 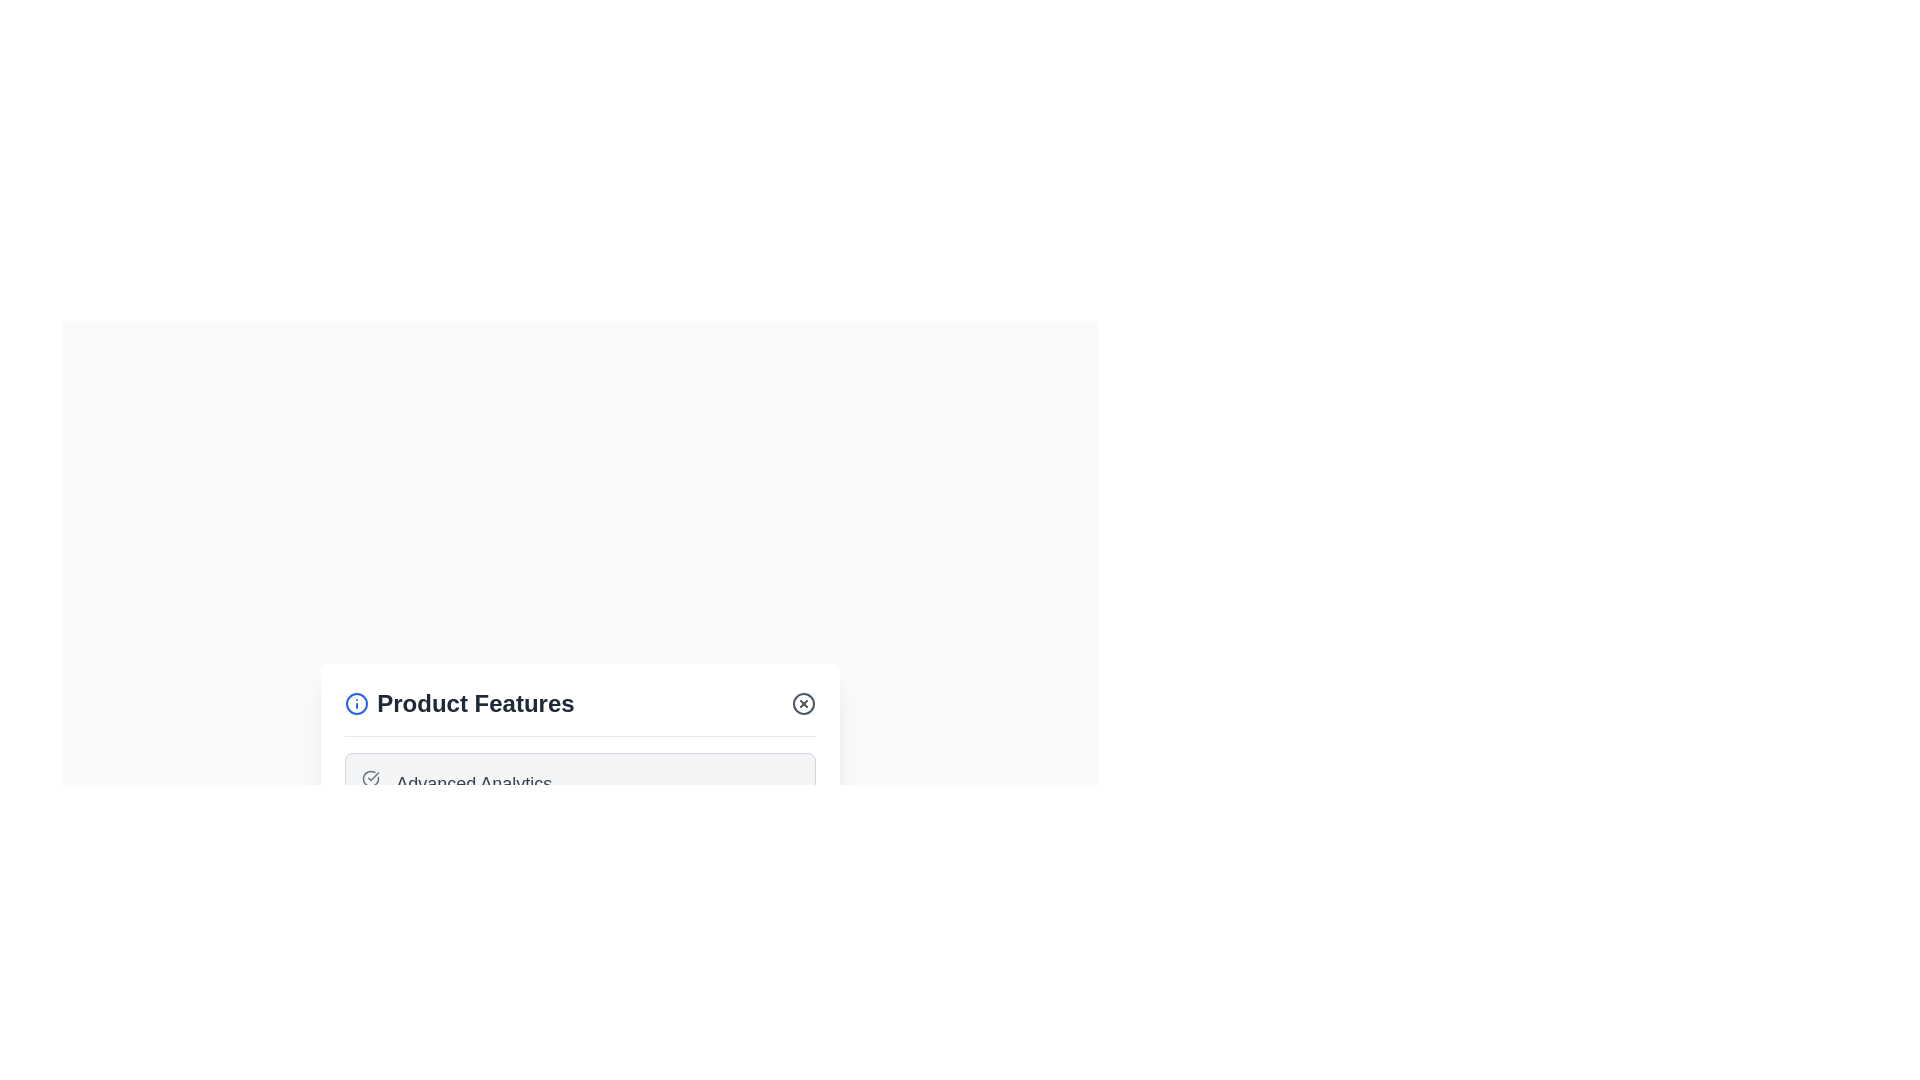 I want to click on the close button, which is a circular SVG graphical element with a cross ('X') icon located in the top-right corner of the 'Product Features' card, so click(x=803, y=702).